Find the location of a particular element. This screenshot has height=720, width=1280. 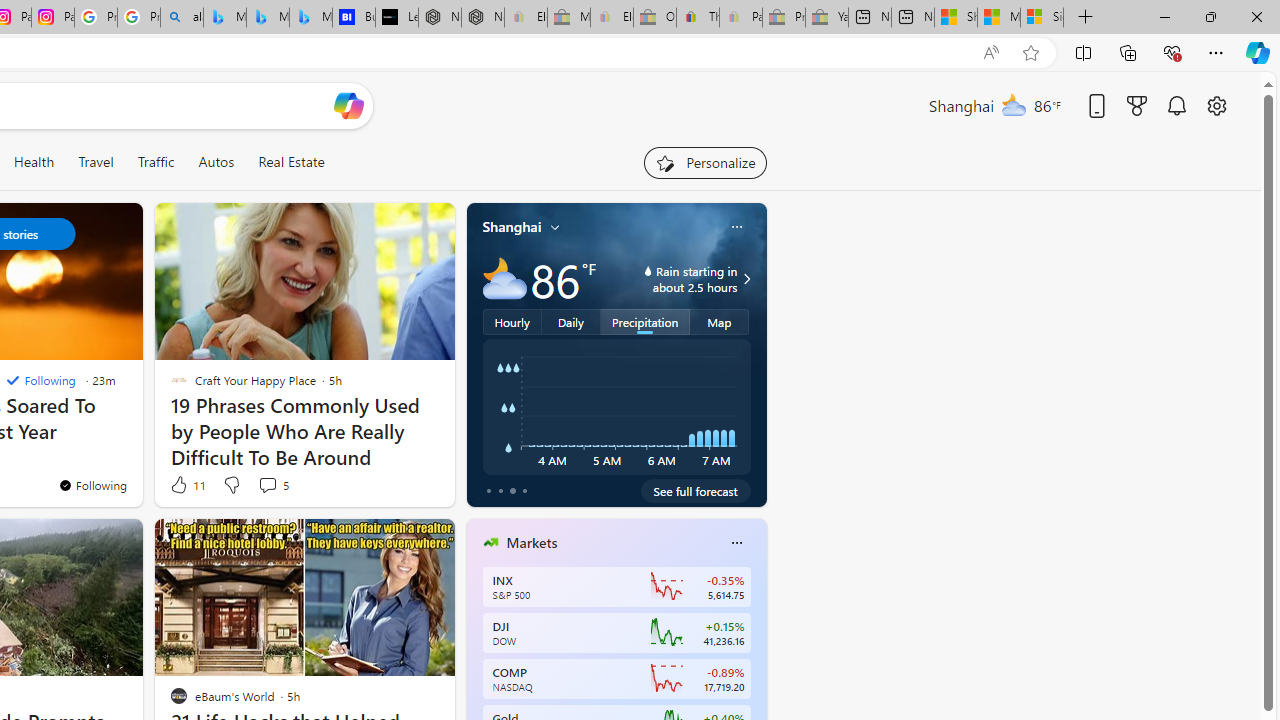

'View comments 5 Comment' is located at coordinates (266, 485).